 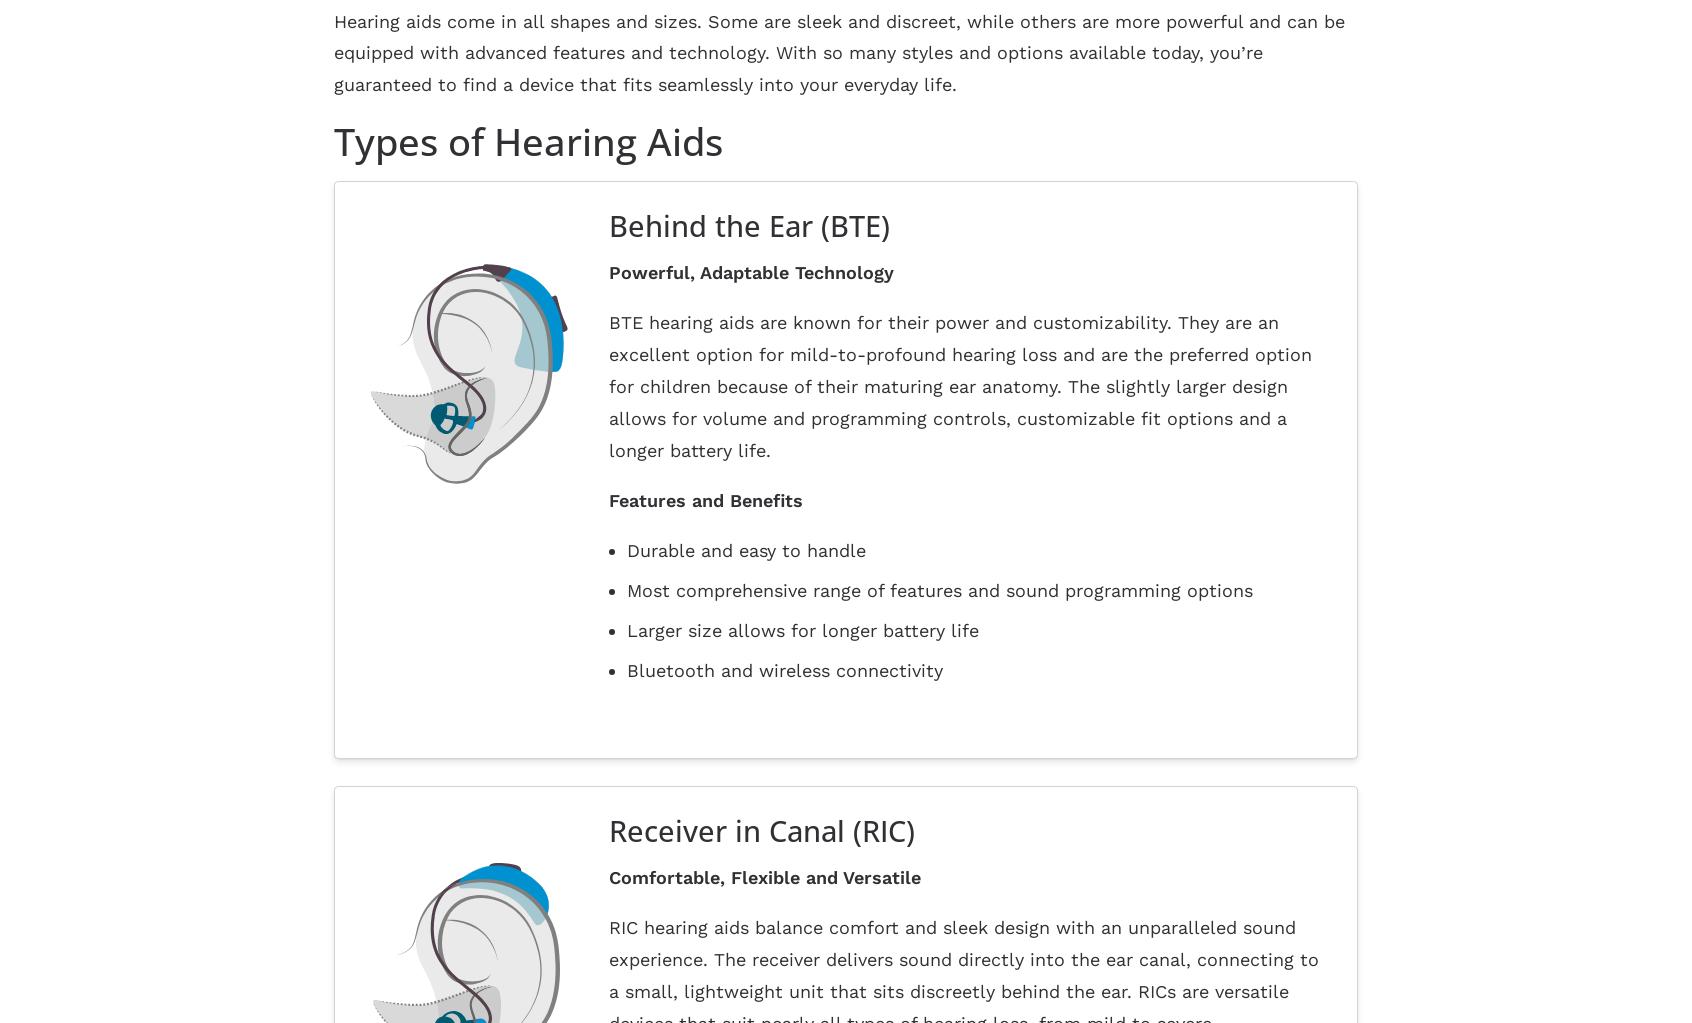 What do you see at coordinates (1273, 764) in the screenshot?
I see `'(571) 312-7345'` at bounding box center [1273, 764].